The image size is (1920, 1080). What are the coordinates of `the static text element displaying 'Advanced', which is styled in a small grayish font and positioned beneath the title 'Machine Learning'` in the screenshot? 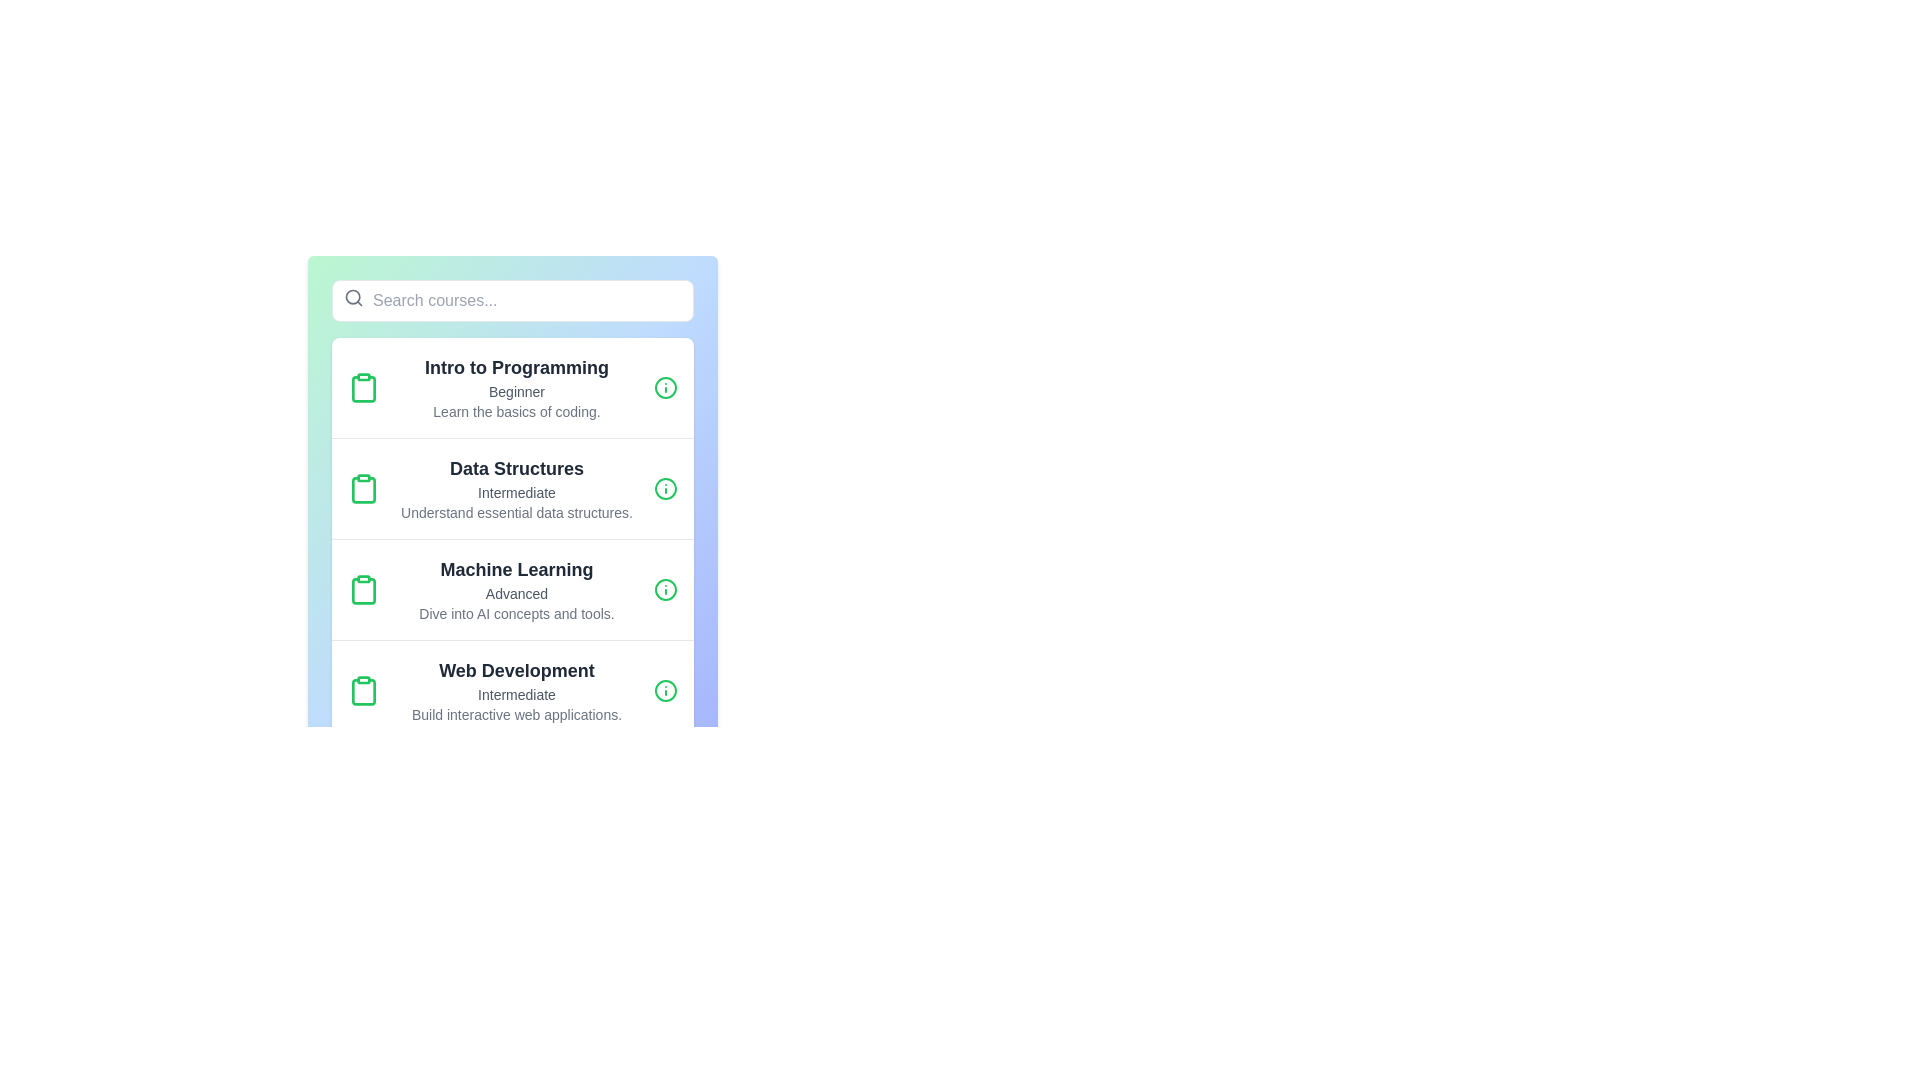 It's located at (517, 593).